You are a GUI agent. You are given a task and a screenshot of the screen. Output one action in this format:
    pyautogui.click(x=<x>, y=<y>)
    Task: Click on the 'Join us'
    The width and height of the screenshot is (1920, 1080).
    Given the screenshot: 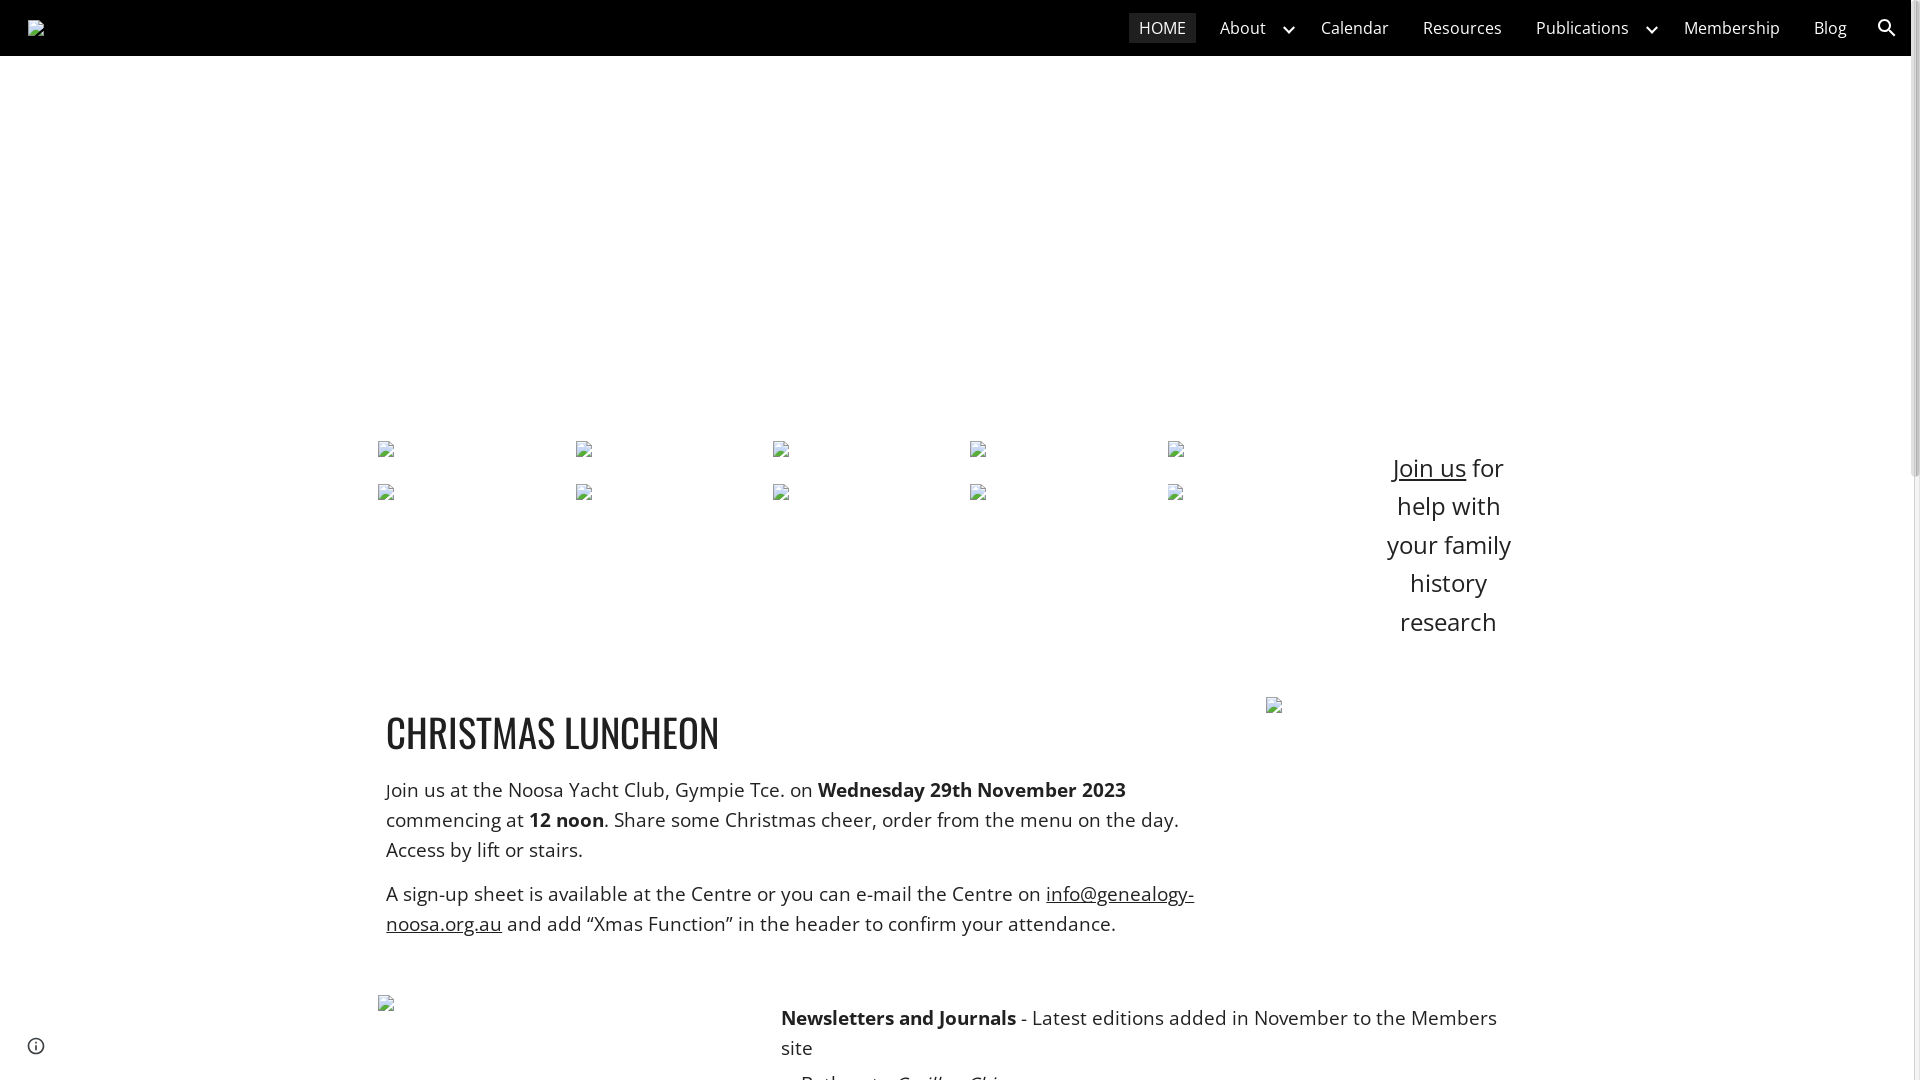 What is the action you would take?
    pyautogui.click(x=1428, y=470)
    